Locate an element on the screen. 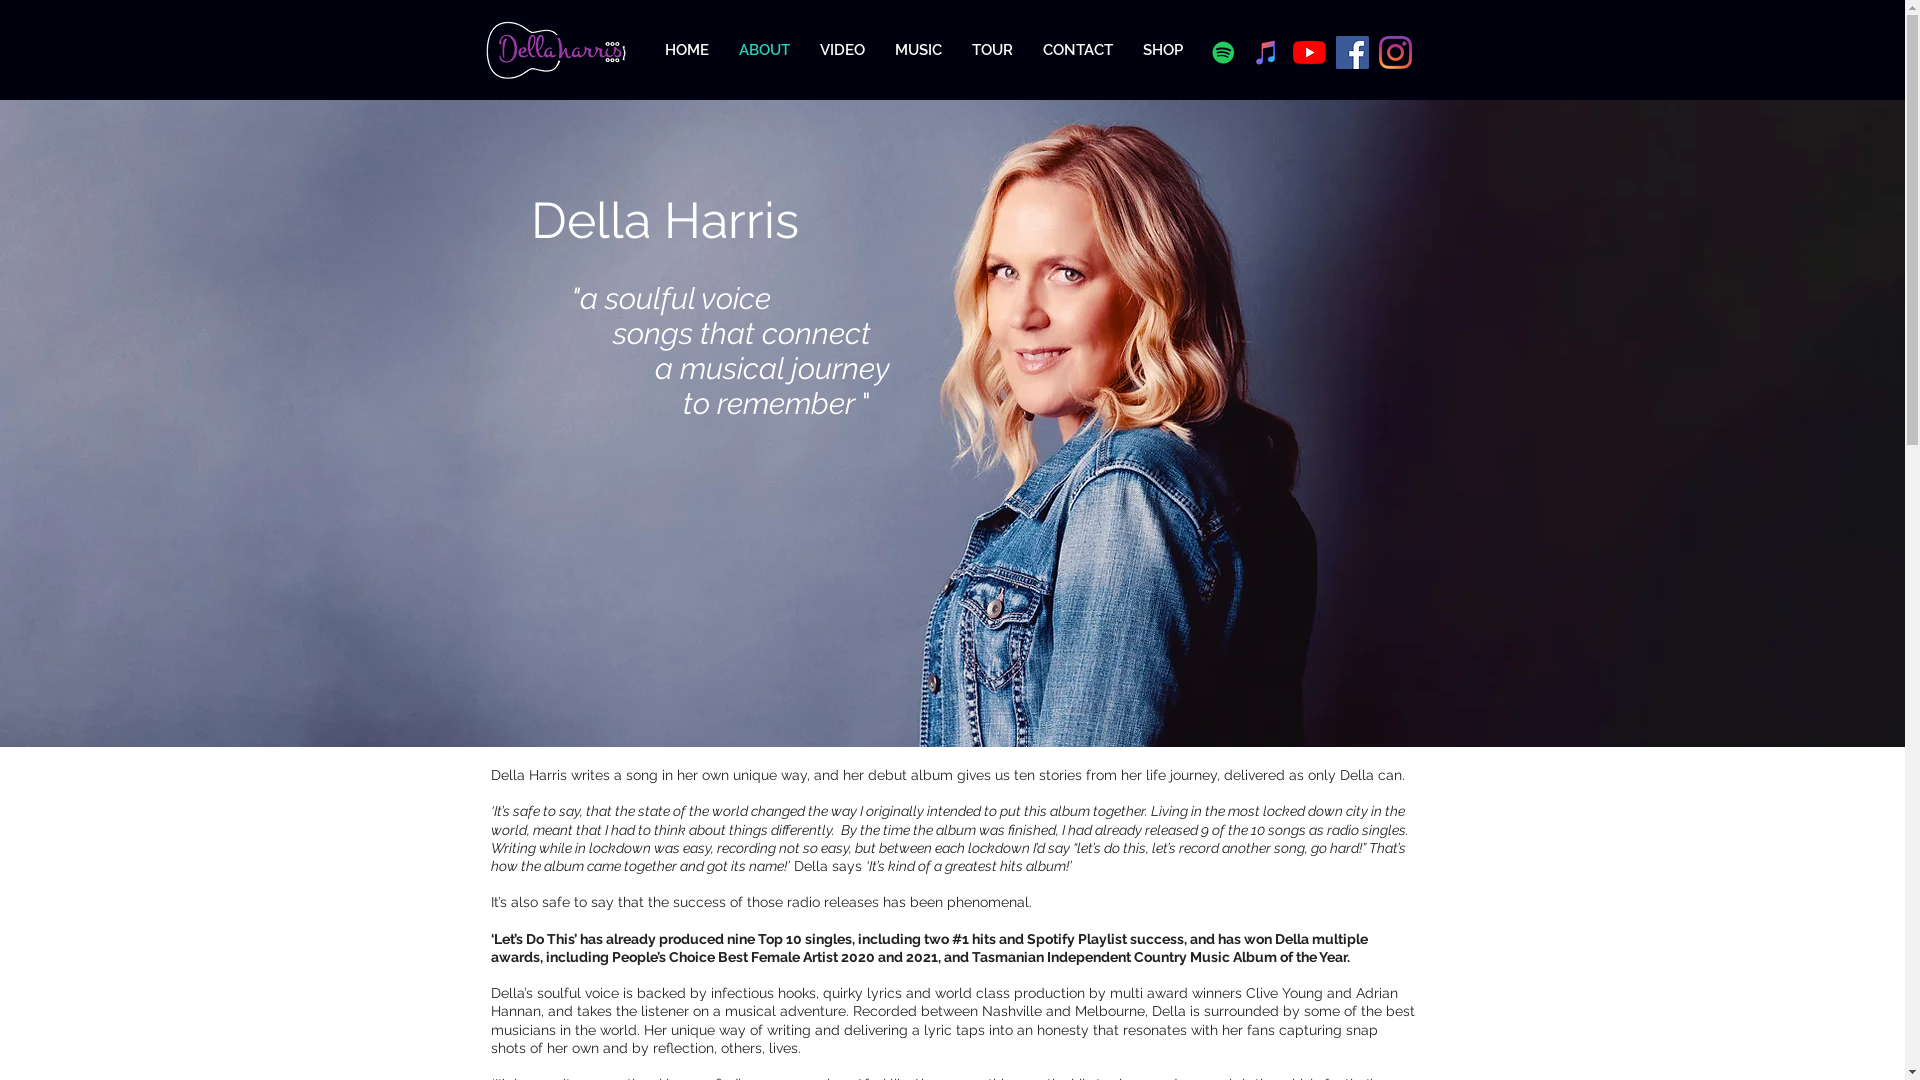 Image resolution: width=1920 pixels, height=1080 pixels. 'VIDEO' is located at coordinates (841, 49).